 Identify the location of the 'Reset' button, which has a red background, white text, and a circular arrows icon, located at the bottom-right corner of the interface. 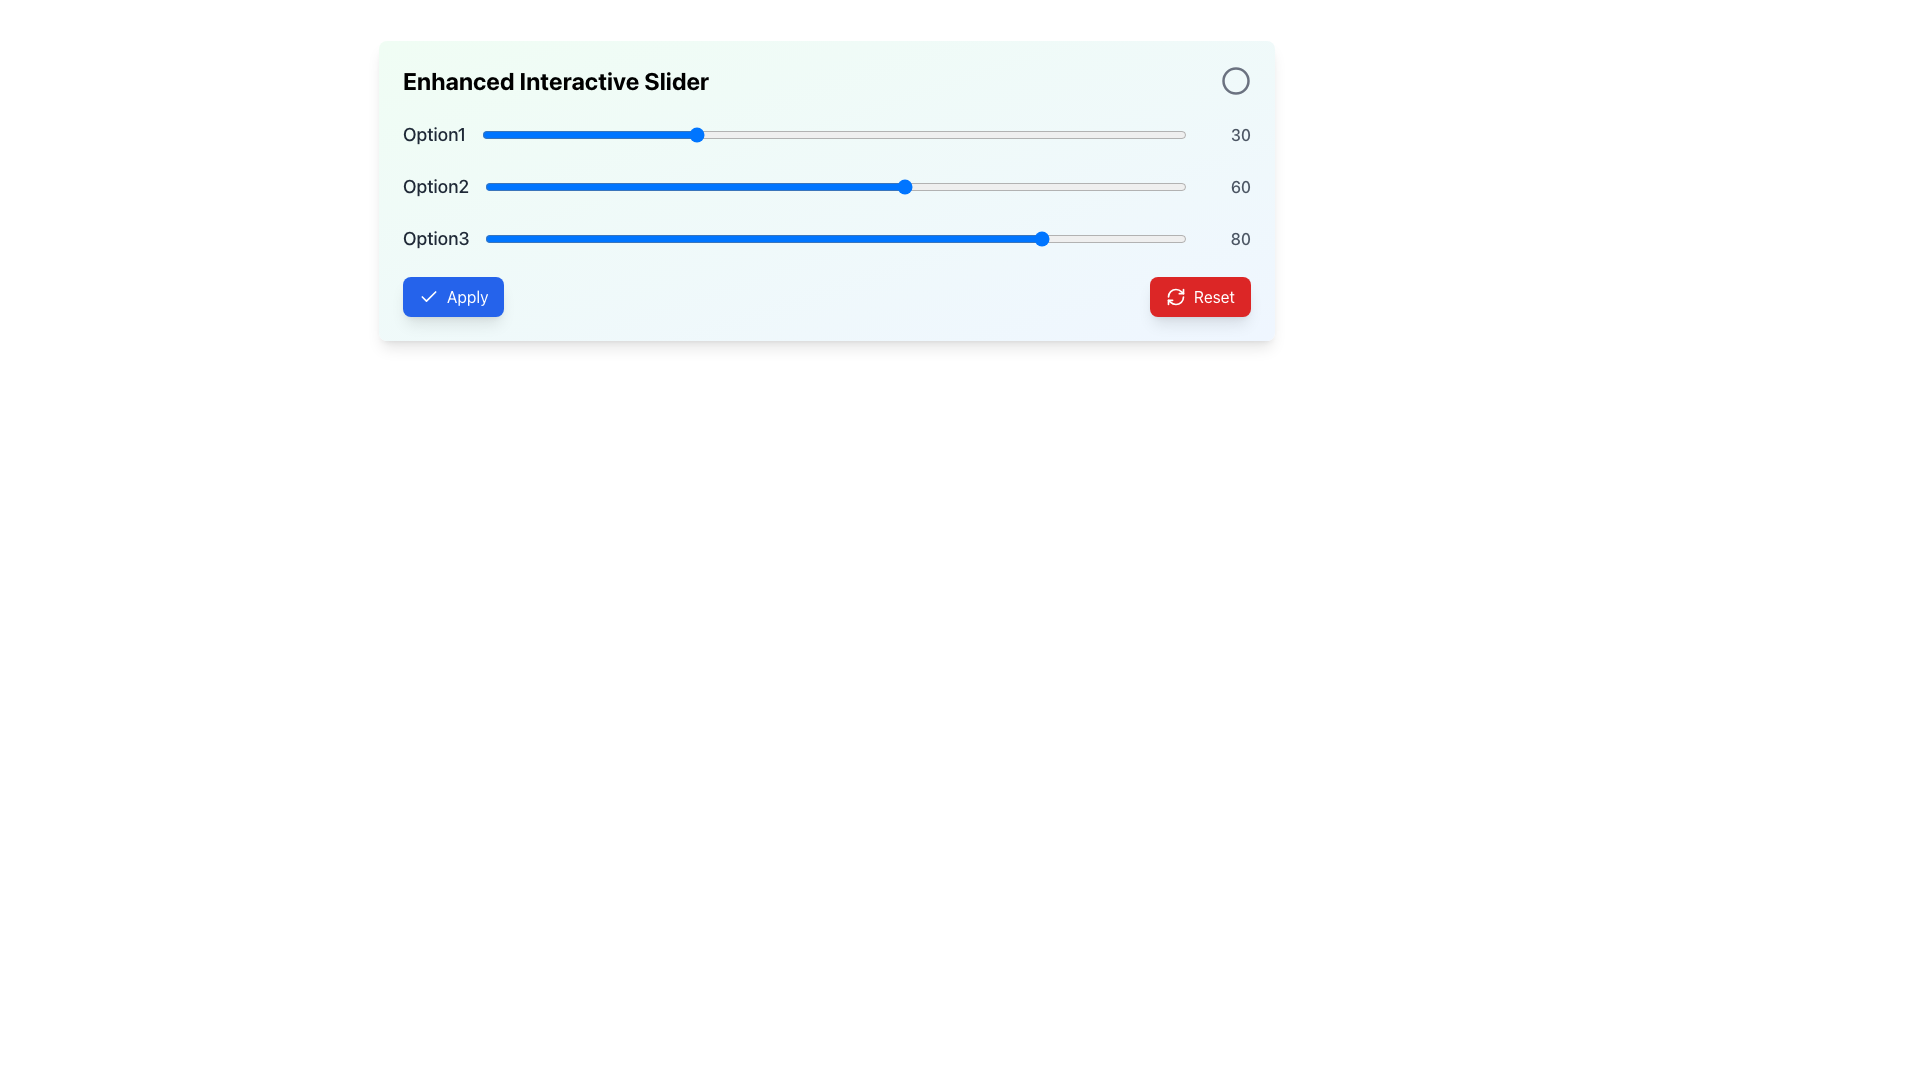
(1200, 297).